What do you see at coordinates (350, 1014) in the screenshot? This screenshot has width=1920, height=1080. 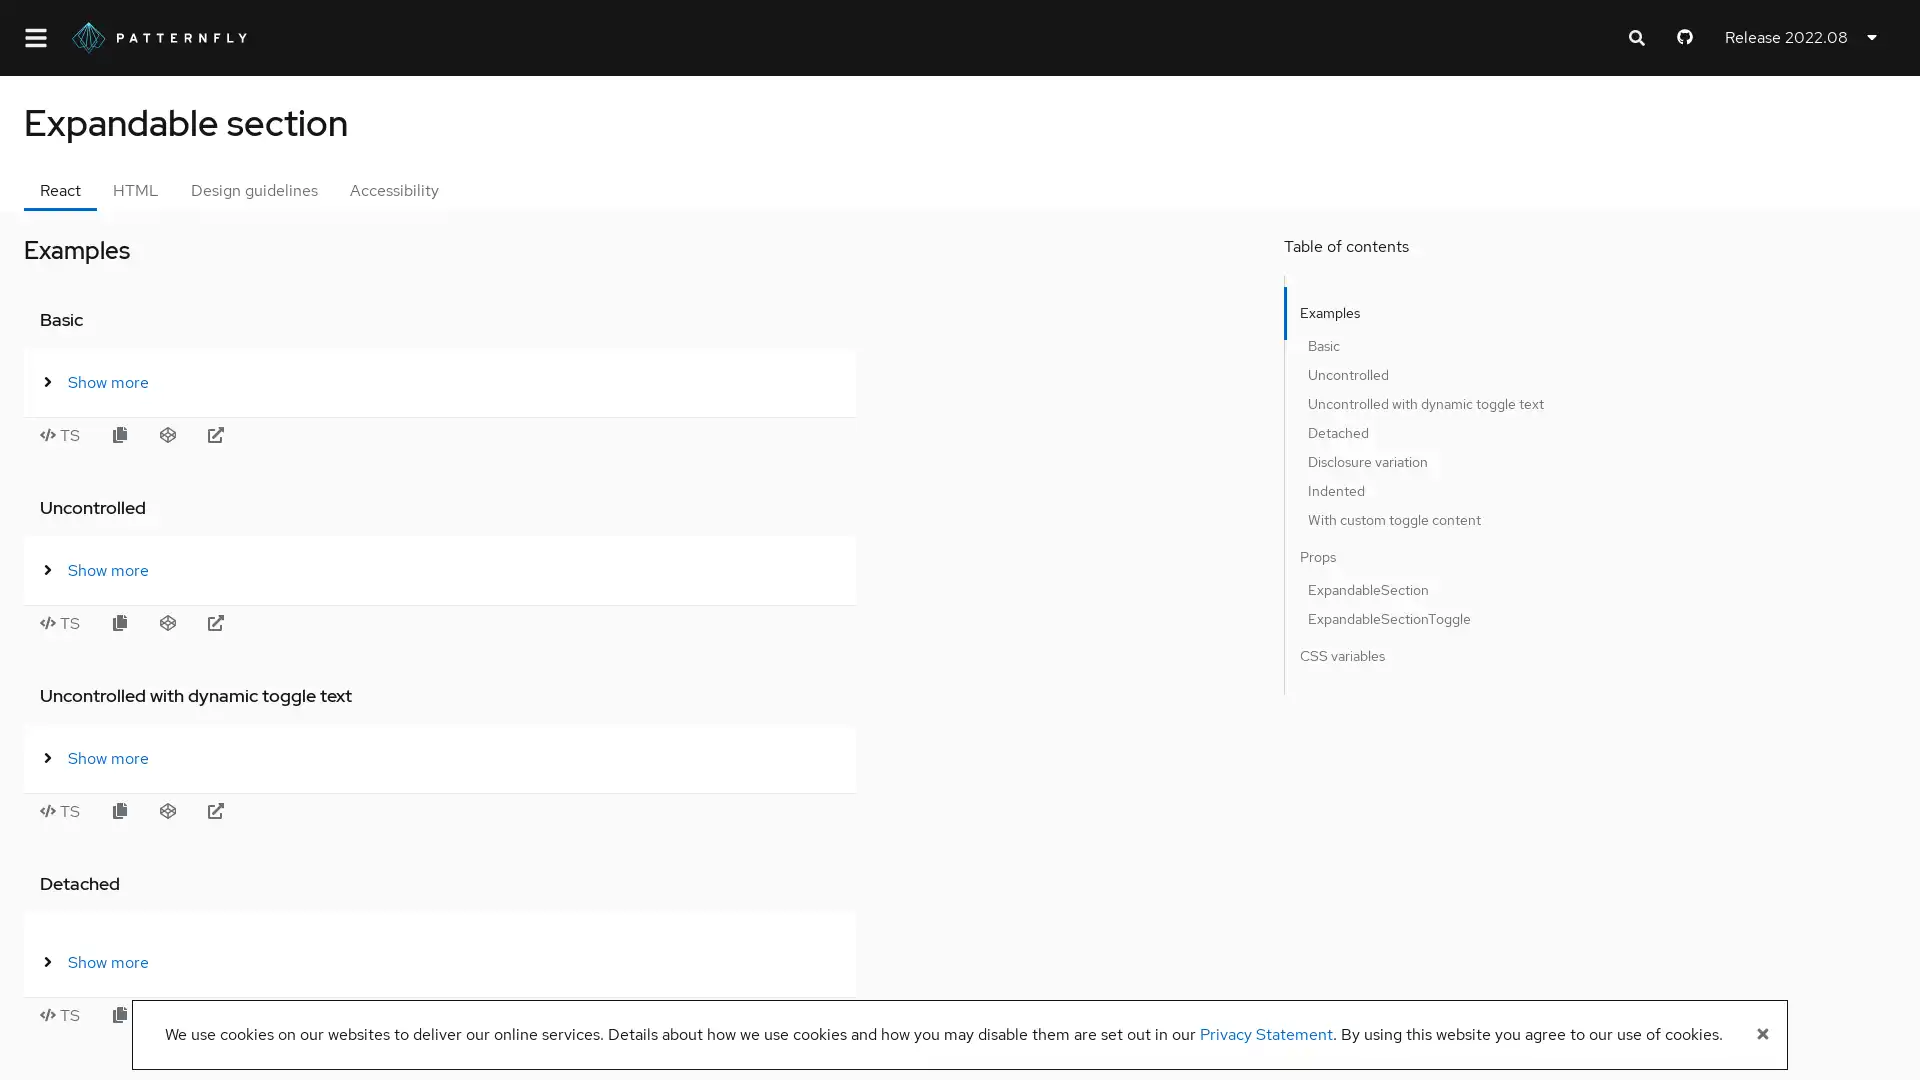 I see `Toggle TS code in Detached example` at bounding box center [350, 1014].